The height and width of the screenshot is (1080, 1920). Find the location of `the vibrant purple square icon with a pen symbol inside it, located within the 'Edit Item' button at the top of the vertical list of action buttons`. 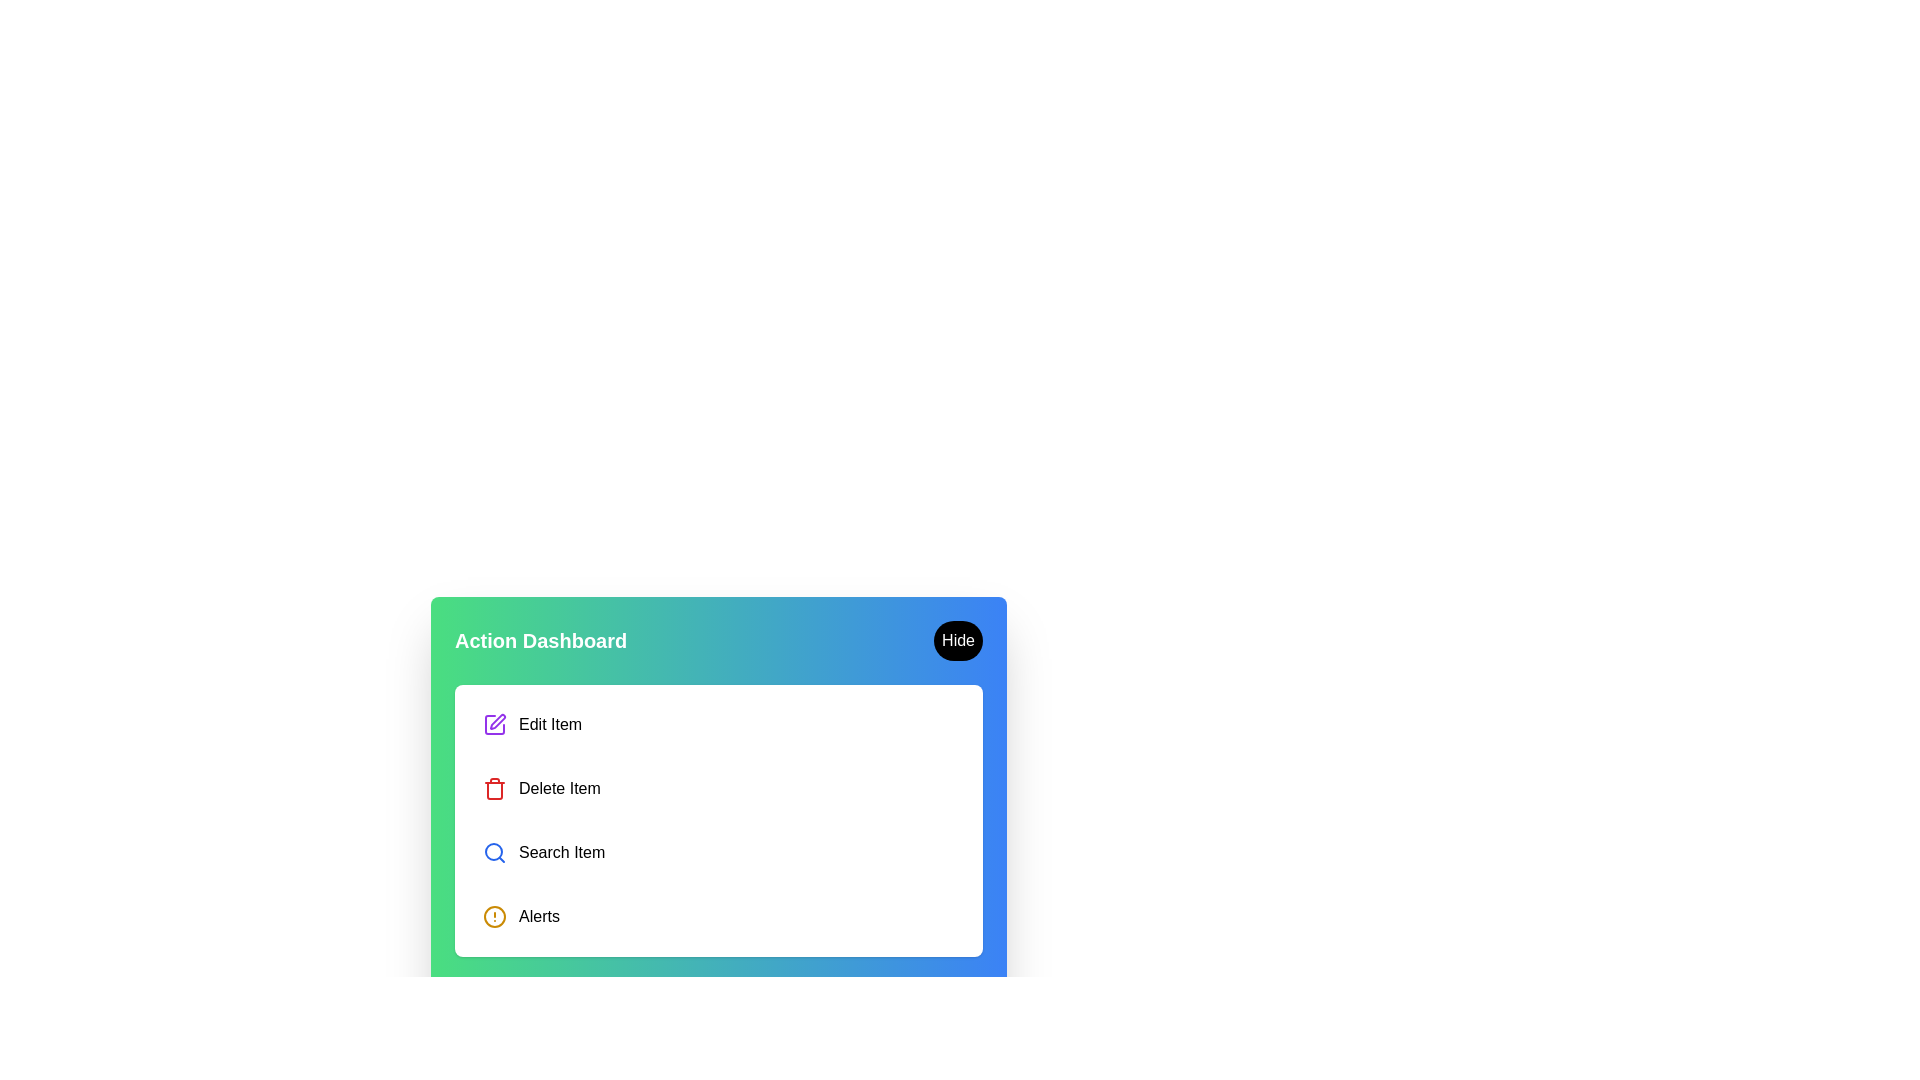

the vibrant purple square icon with a pen symbol inside it, located within the 'Edit Item' button at the top of the vertical list of action buttons is located at coordinates (494, 725).